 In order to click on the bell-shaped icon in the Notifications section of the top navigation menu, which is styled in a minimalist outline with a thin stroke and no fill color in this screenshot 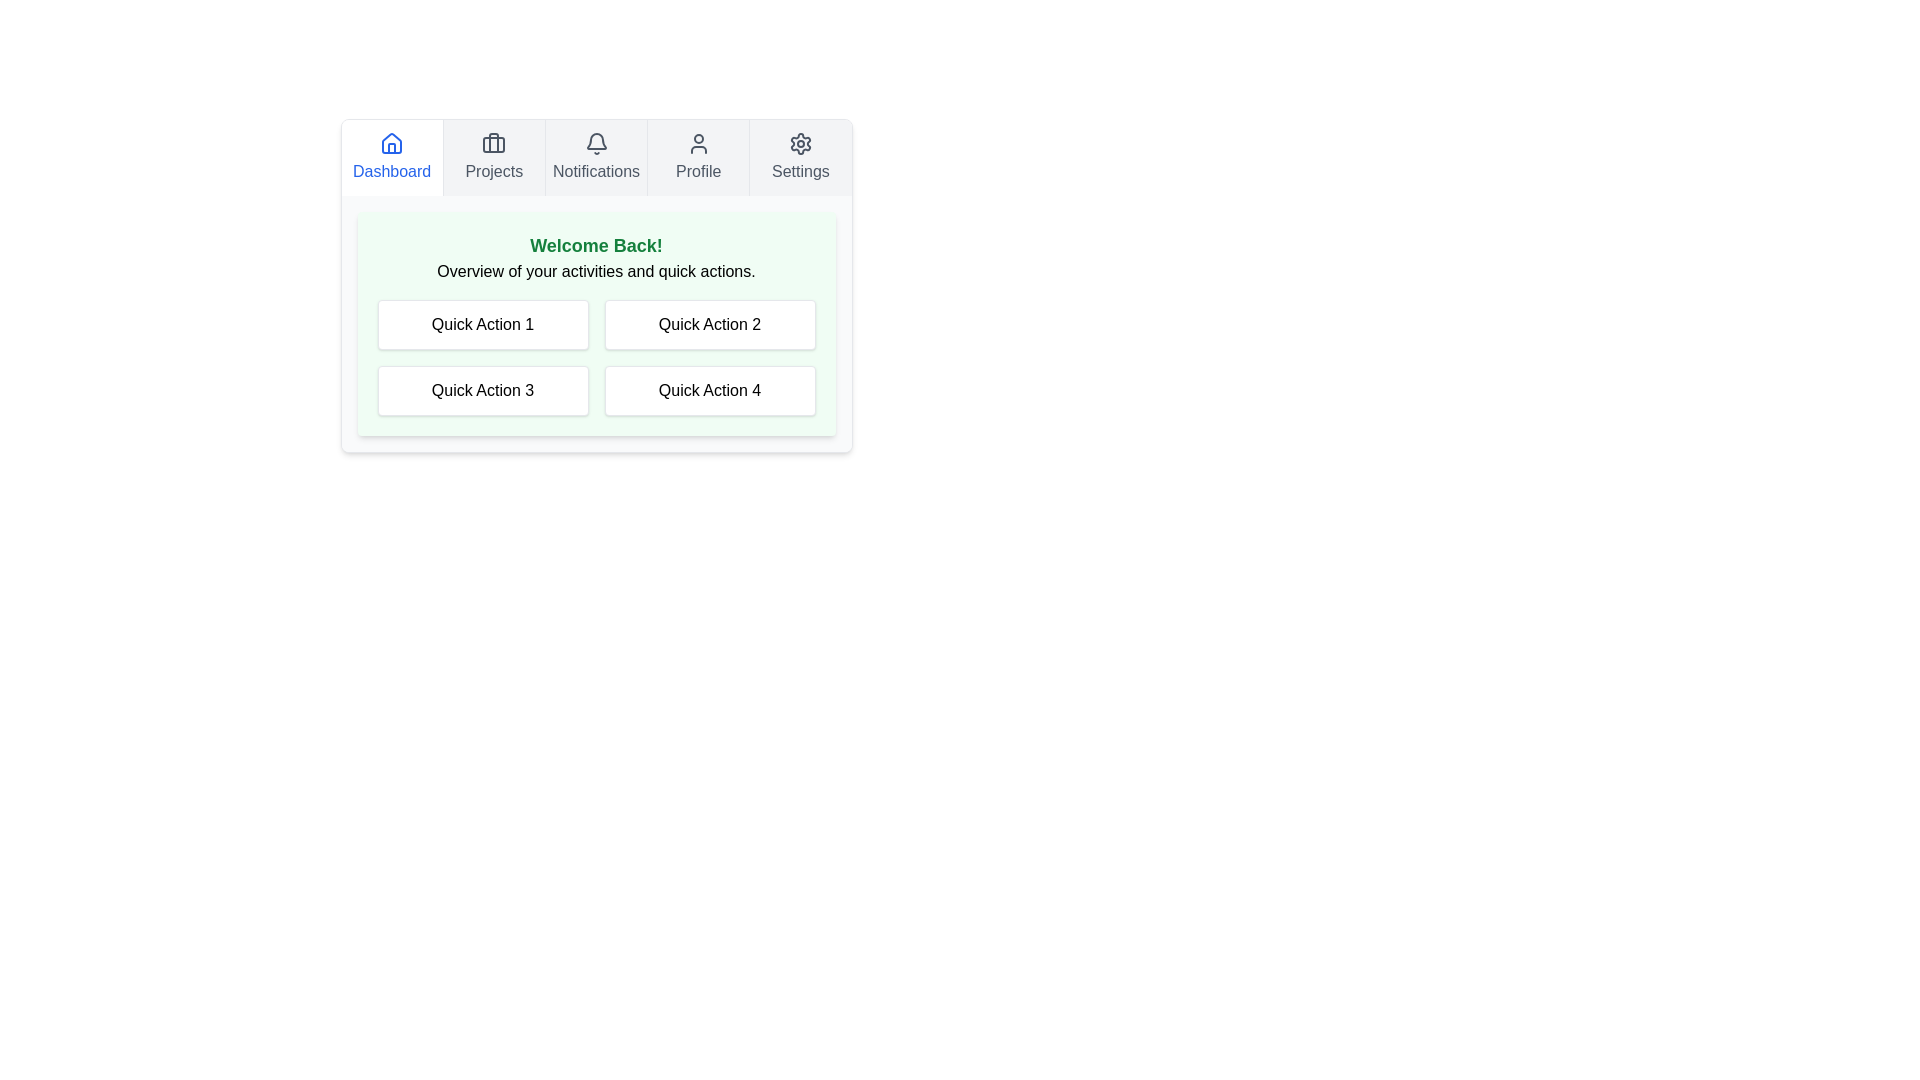, I will do `click(595, 140)`.